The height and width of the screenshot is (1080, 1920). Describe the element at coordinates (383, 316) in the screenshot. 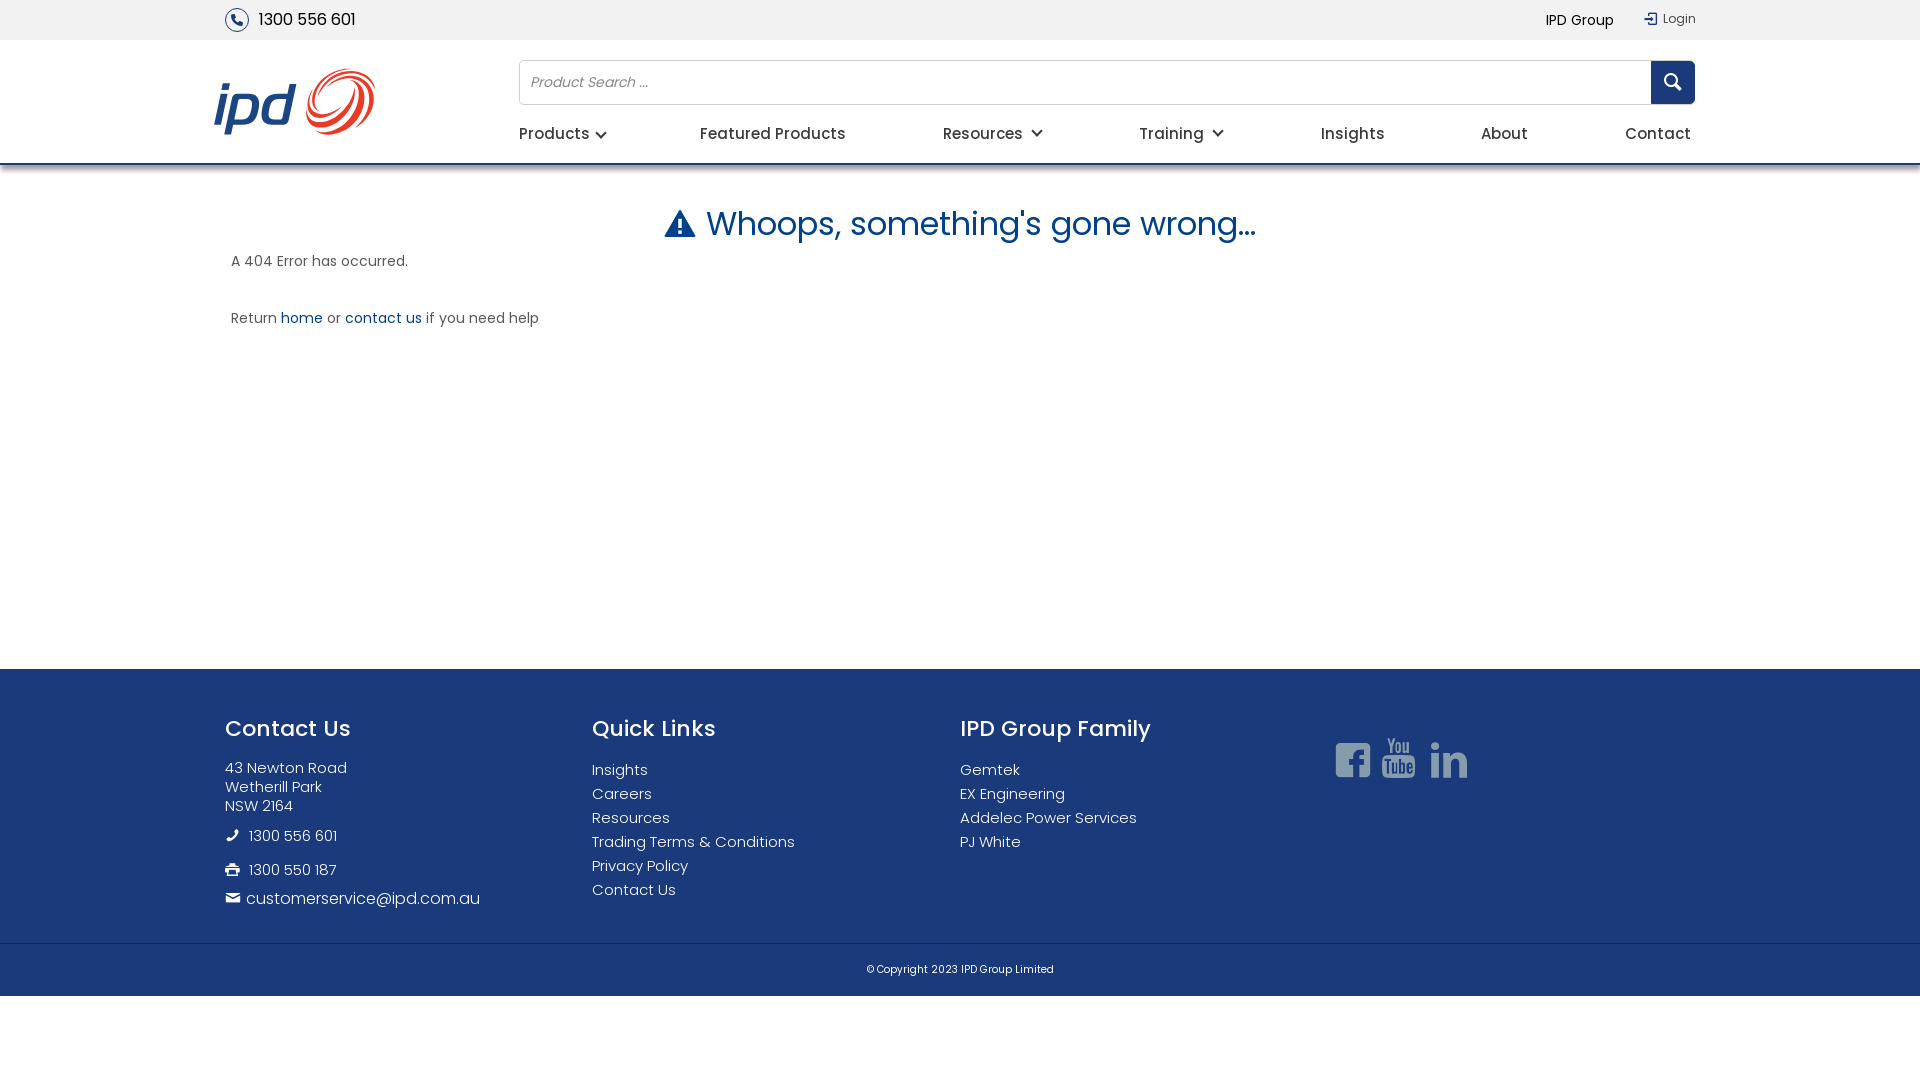

I see `'contact us'` at that location.